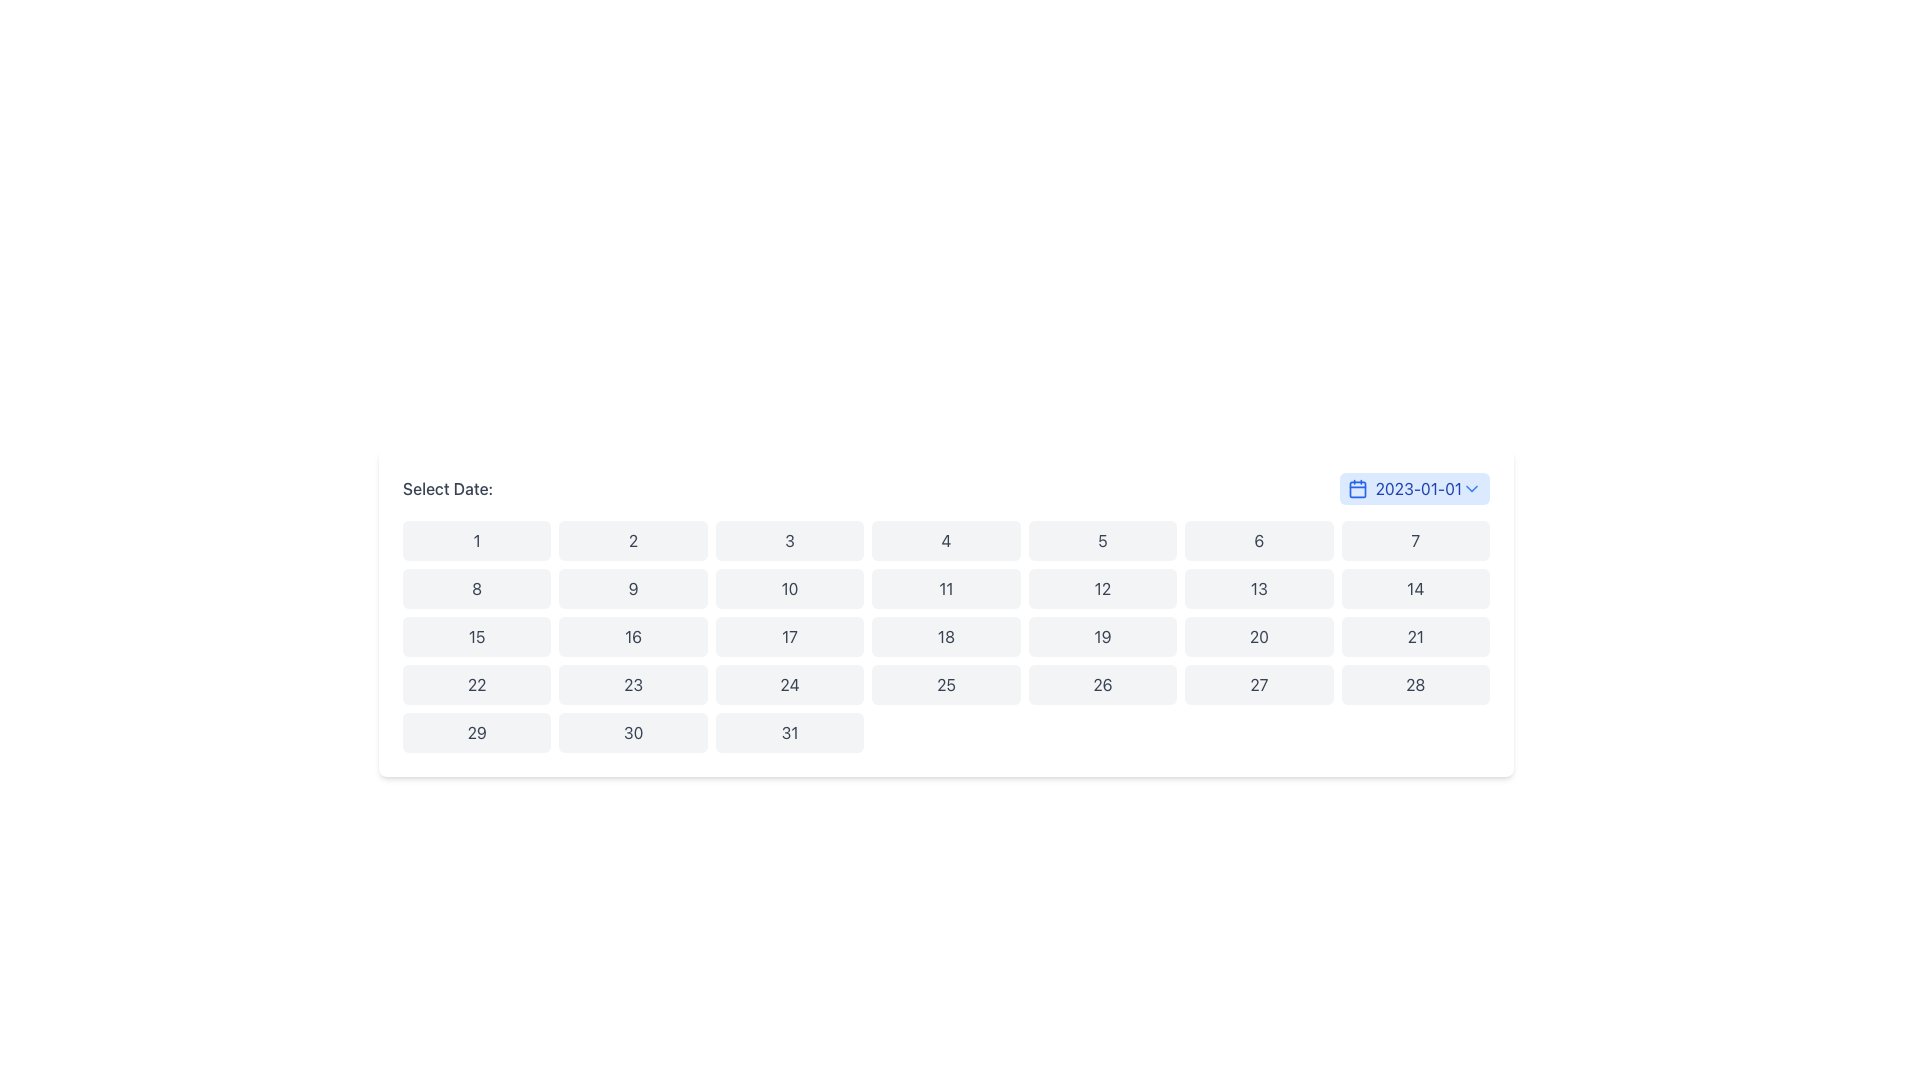 The image size is (1920, 1080). What do you see at coordinates (945, 540) in the screenshot?
I see `the button labeled '4' in the grid layout` at bounding box center [945, 540].